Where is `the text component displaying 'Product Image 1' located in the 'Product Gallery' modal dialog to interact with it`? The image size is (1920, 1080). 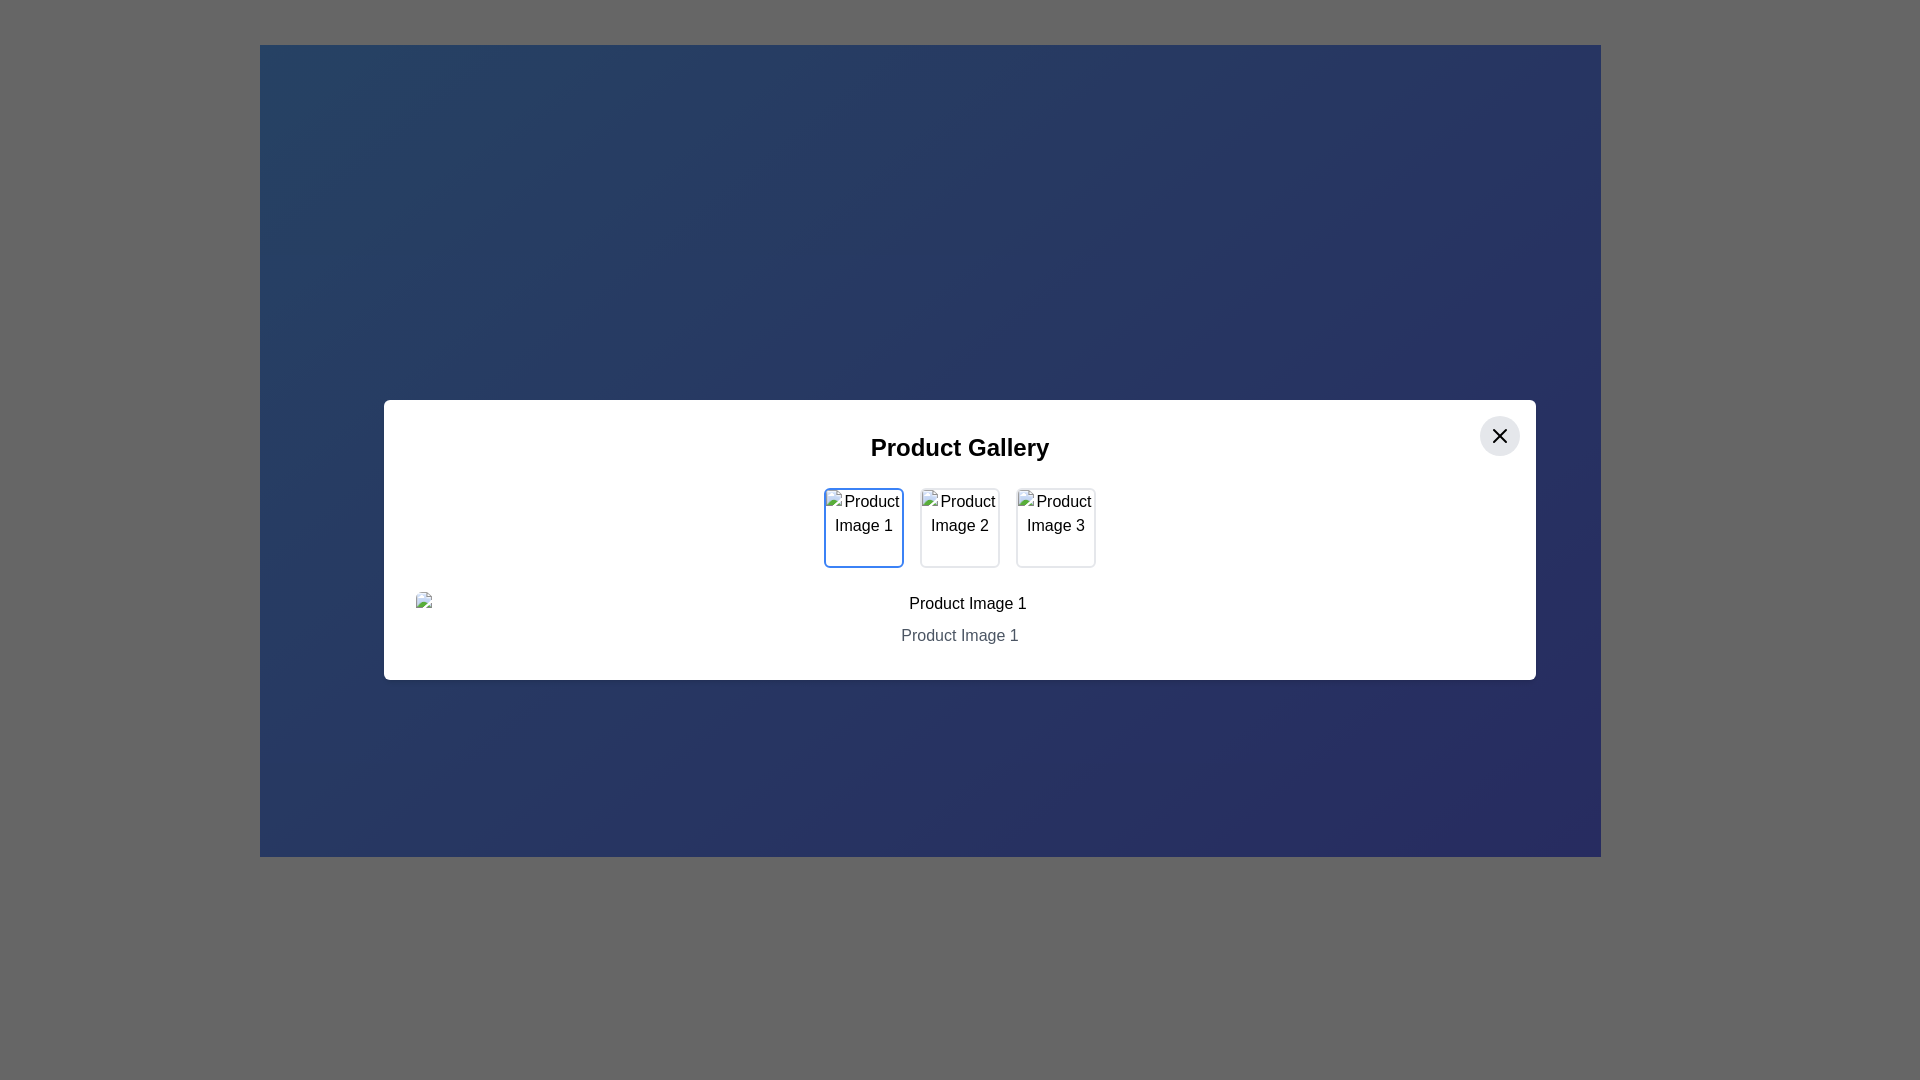 the text component displaying 'Product Image 1' located in the 'Product Gallery' modal dialog to interact with it is located at coordinates (960, 619).